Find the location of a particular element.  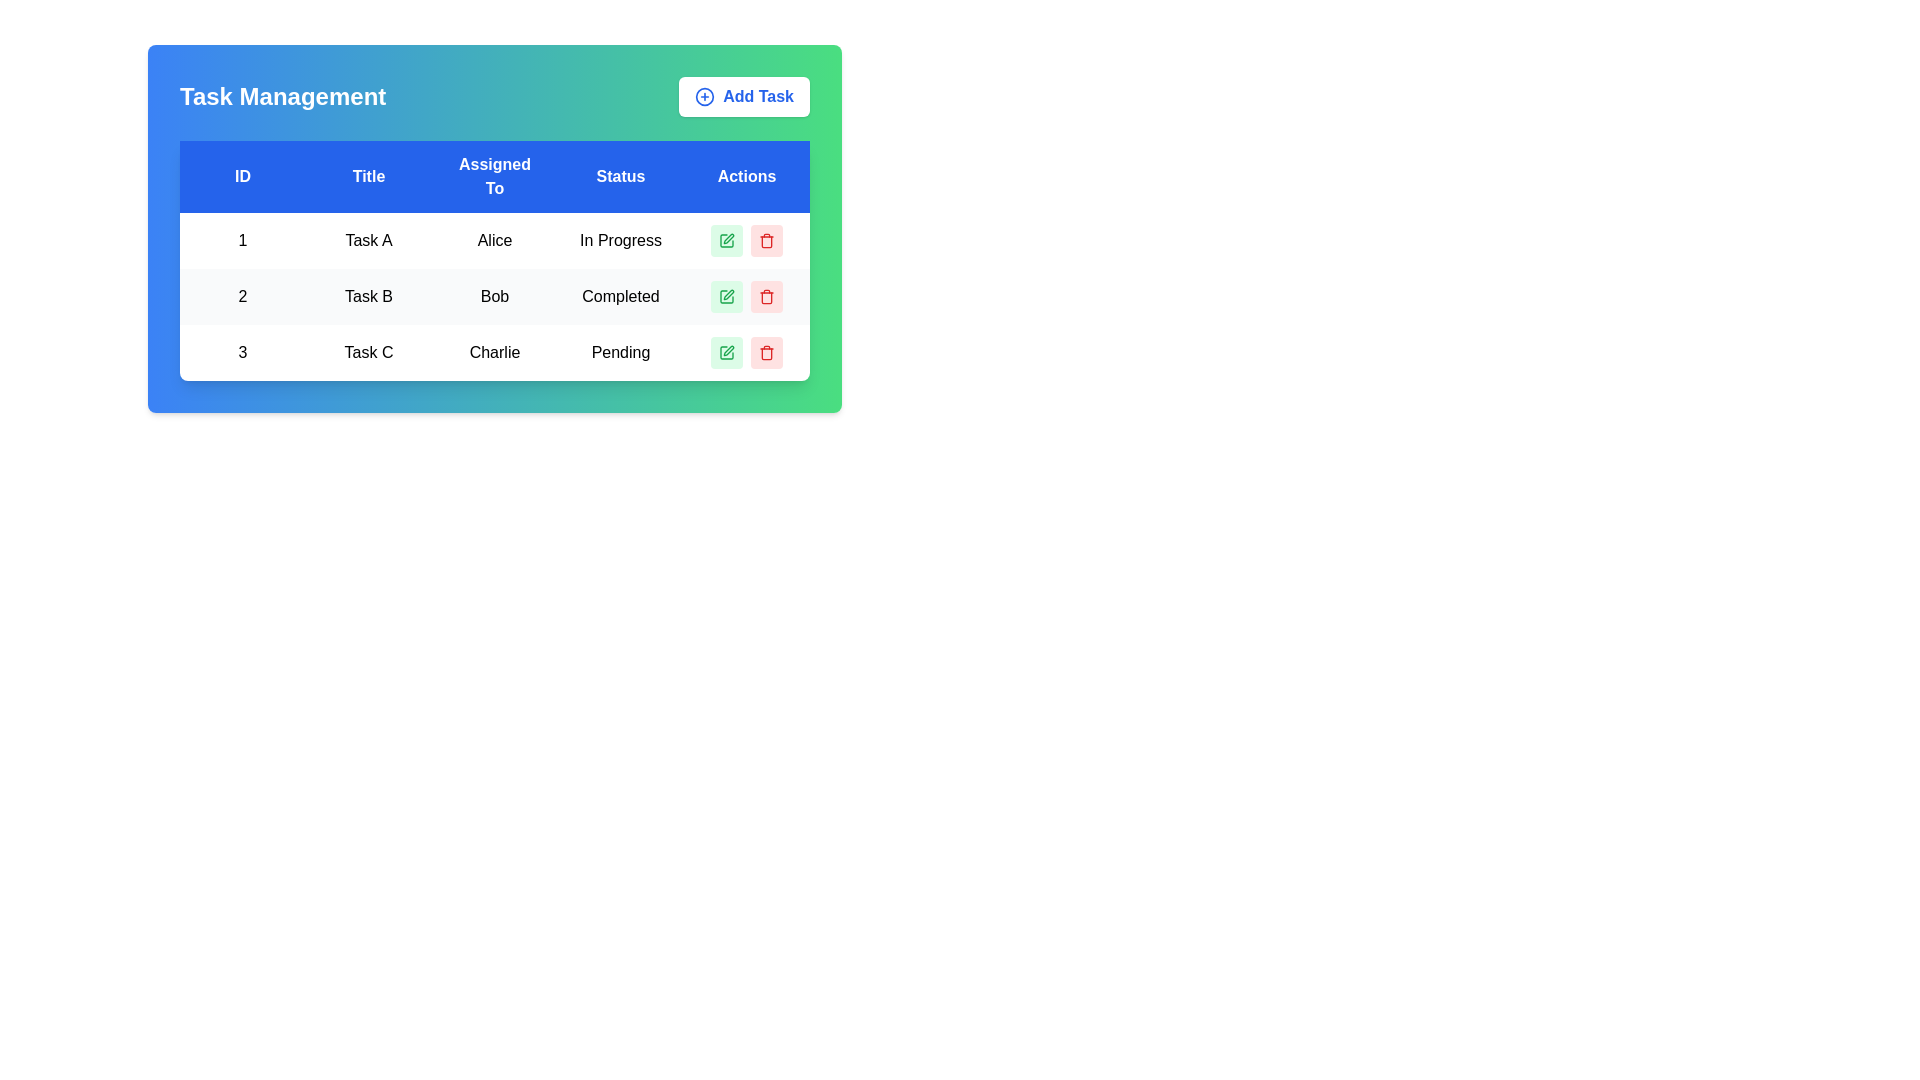

the Text label that contains 'Task A' within the first row of the task table, positioned in the second column under the 'Title' header is located at coordinates (369, 239).